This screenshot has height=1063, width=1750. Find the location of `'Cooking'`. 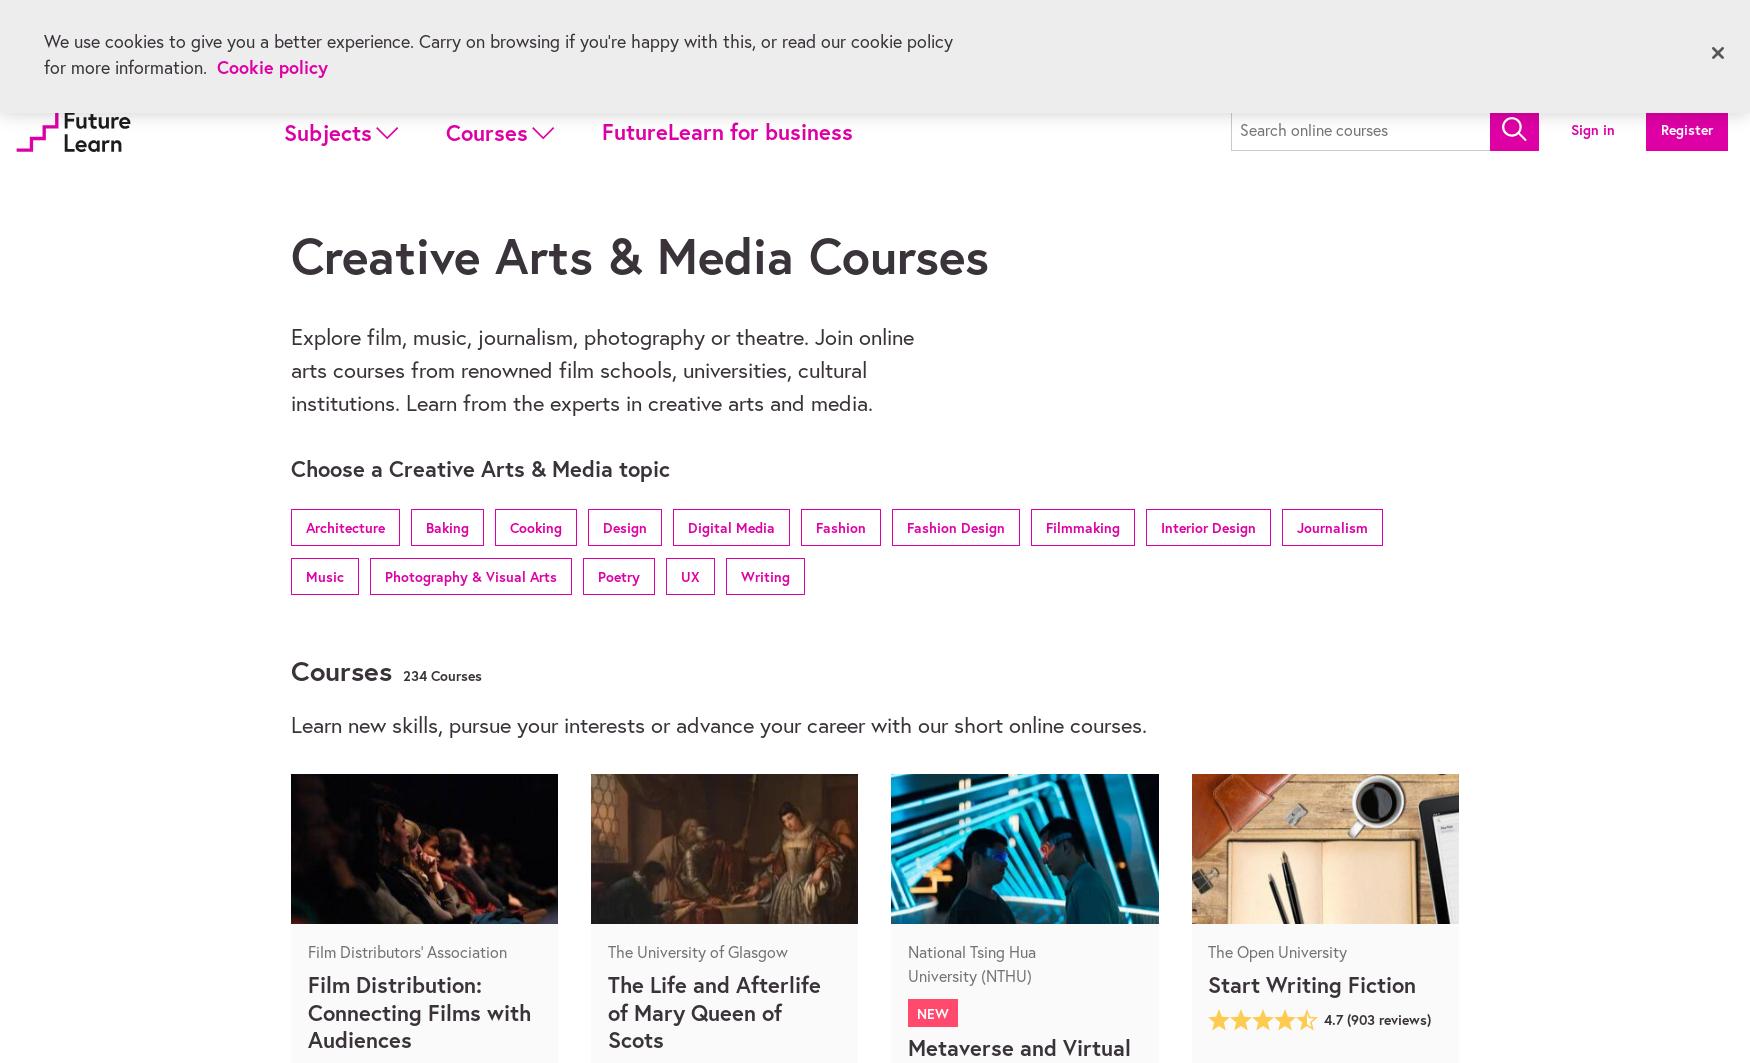

'Cooking' is located at coordinates (535, 526).